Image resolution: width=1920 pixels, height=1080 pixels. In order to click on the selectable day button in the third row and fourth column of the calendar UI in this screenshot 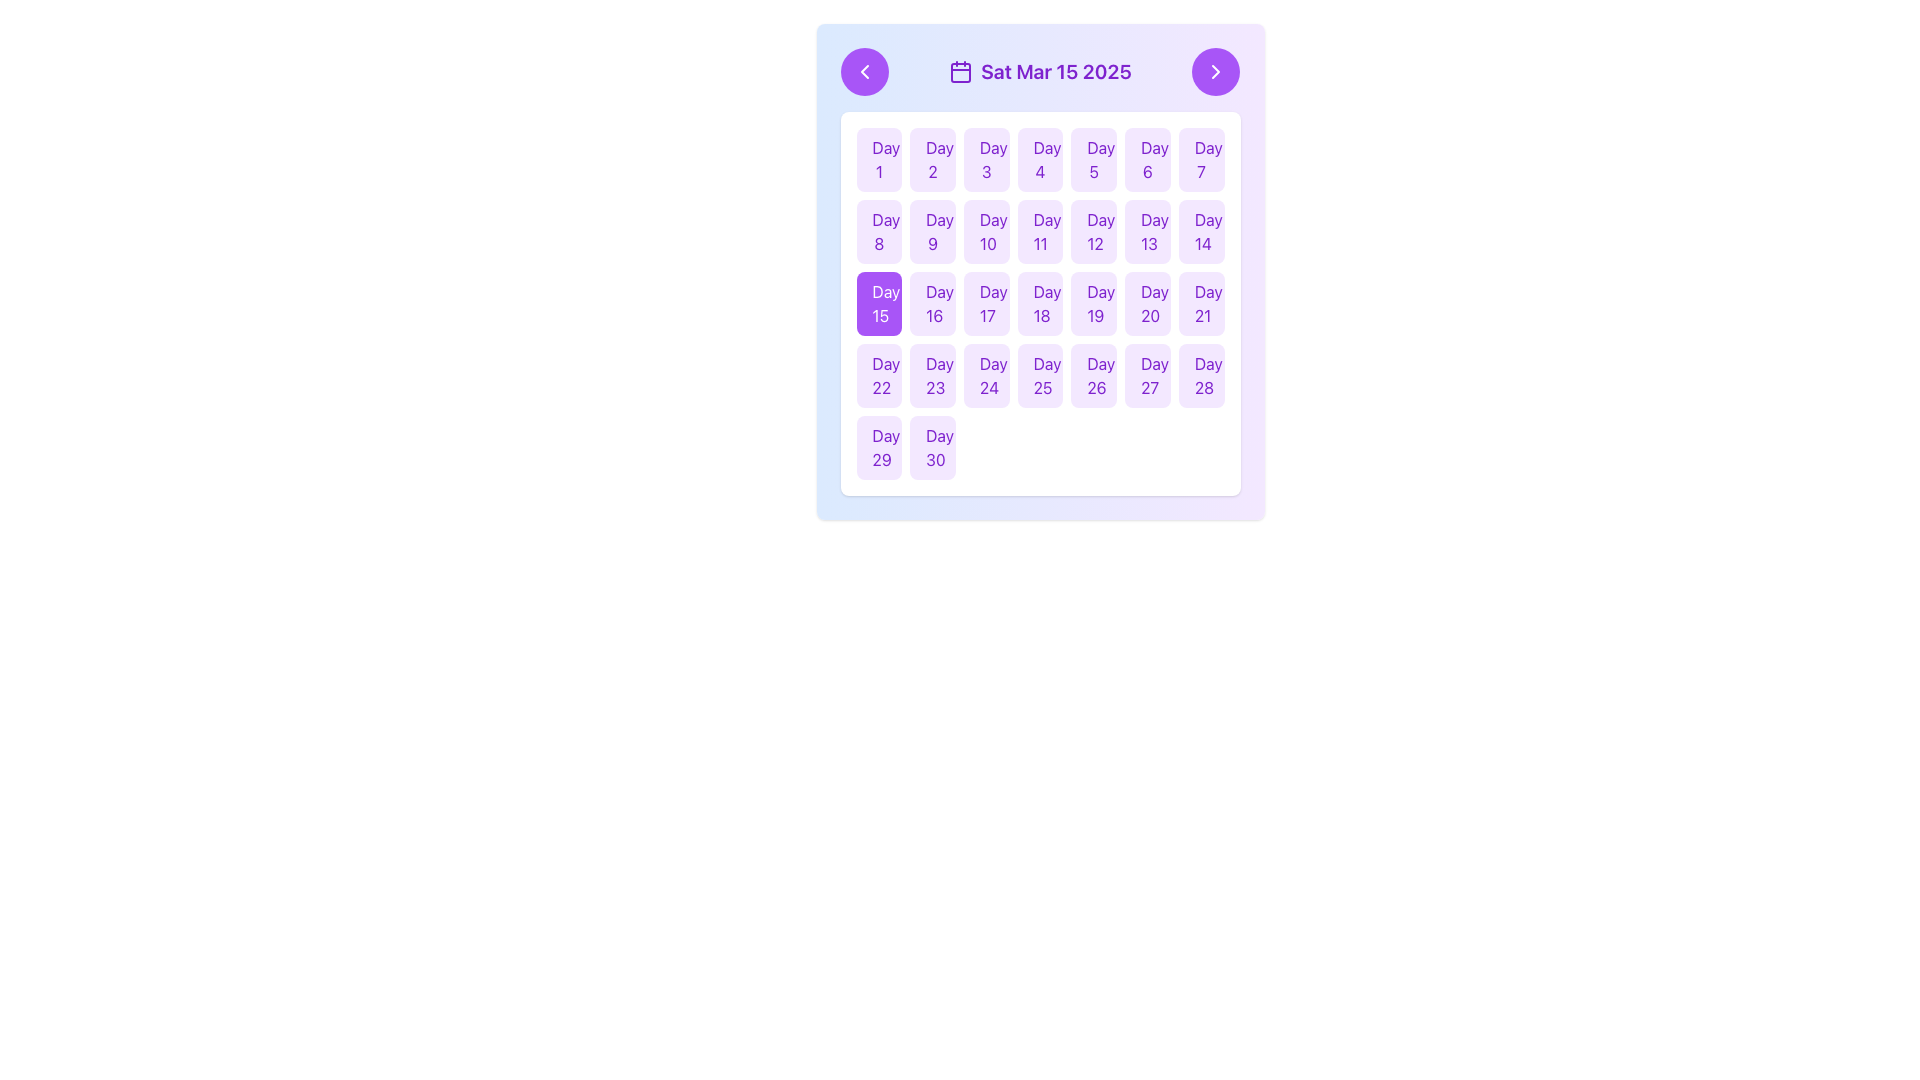, I will do `click(1040, 272)`.